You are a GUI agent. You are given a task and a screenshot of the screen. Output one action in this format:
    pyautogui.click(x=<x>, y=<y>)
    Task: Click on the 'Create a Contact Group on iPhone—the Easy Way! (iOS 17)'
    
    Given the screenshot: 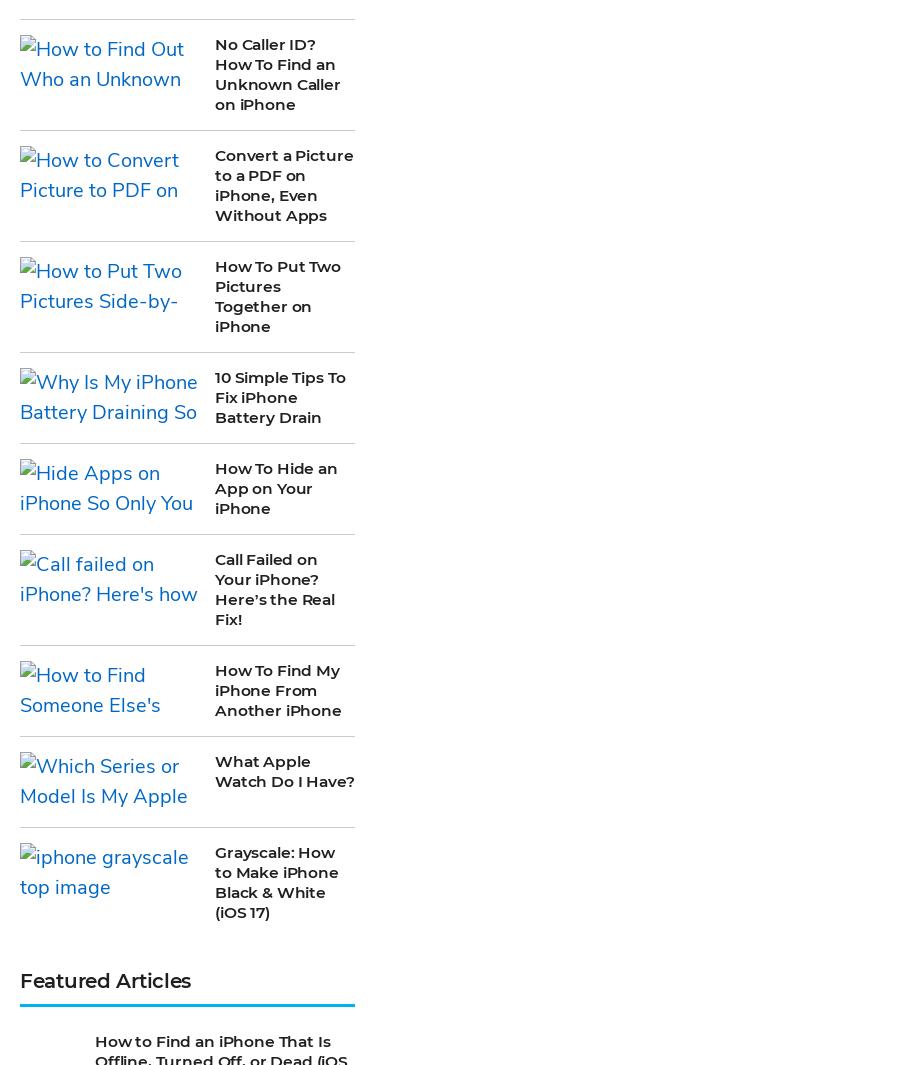 What is the action you would take?
    pyautogui.click(x=95, y=554)
    